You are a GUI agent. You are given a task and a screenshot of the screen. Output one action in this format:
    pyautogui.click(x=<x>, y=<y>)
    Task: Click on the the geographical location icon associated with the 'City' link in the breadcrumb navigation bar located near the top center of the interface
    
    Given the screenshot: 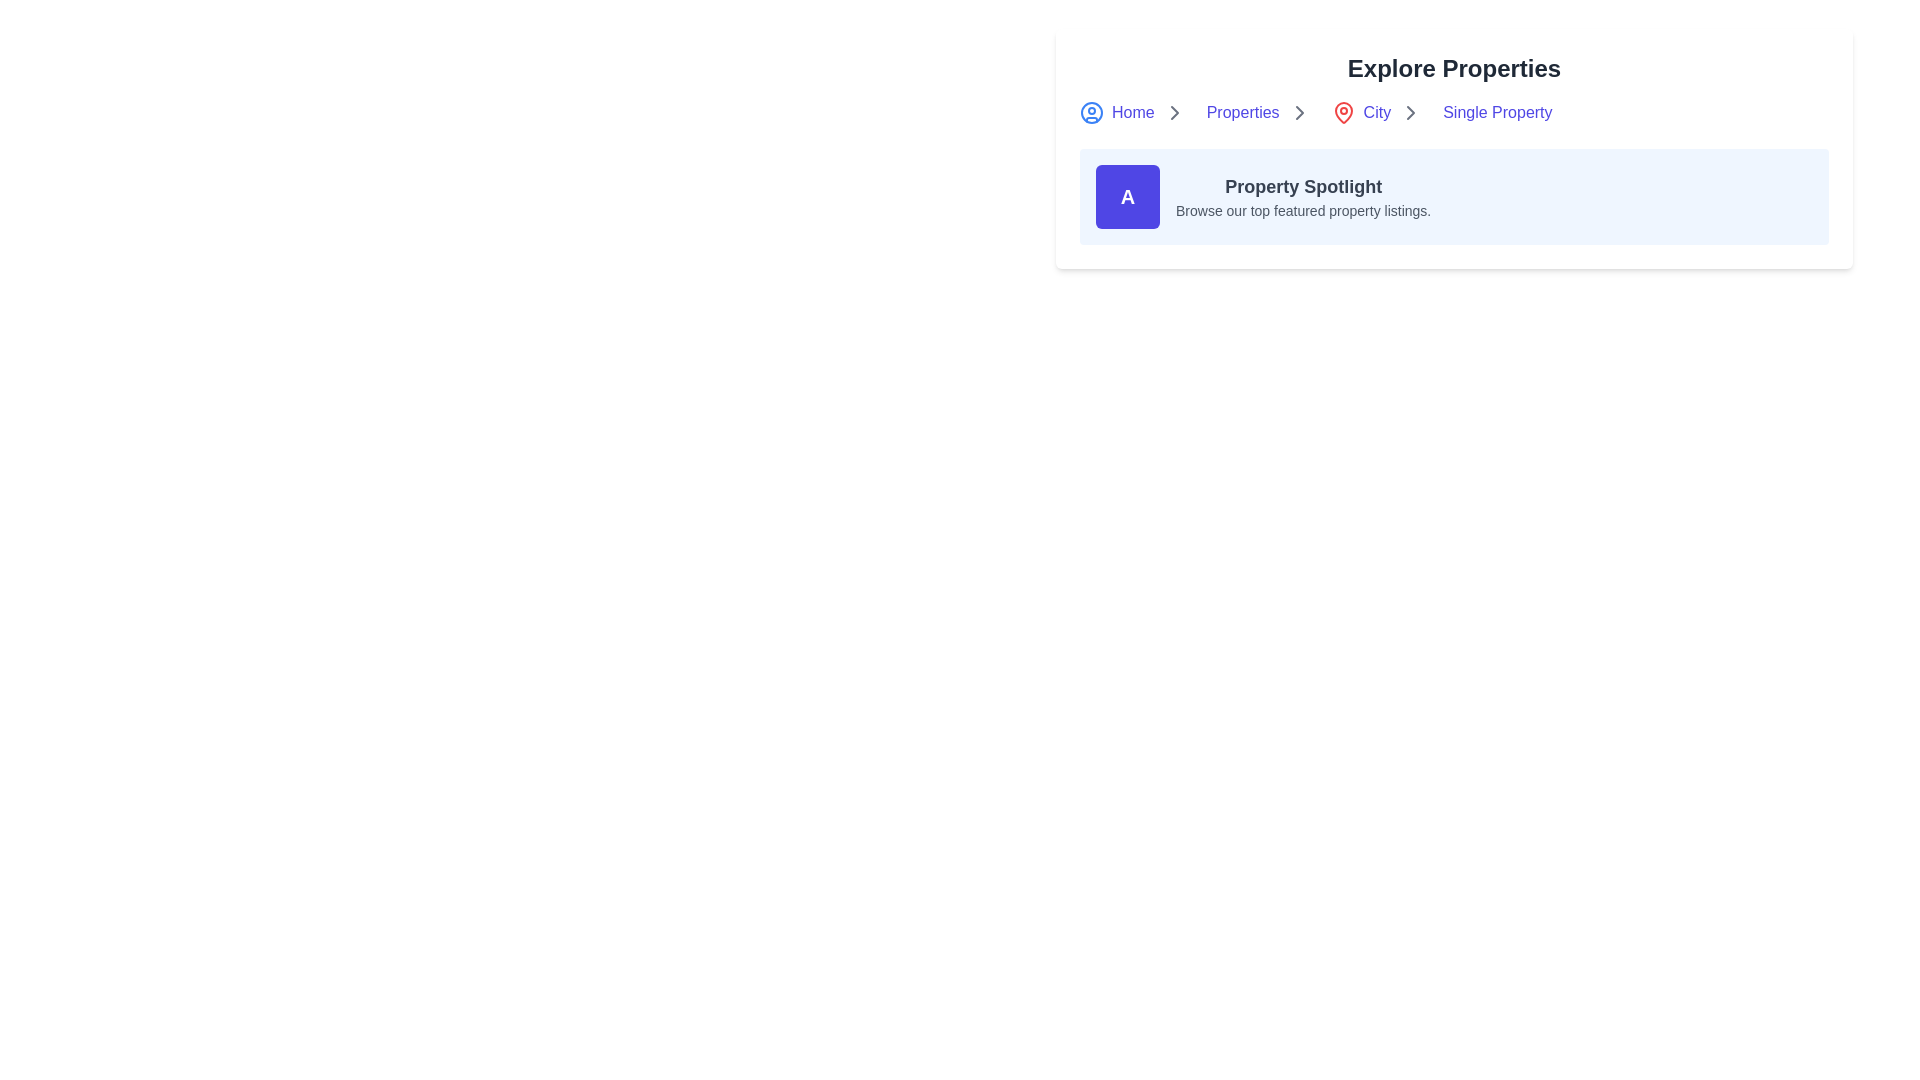 What is the action you would take?
    pyautogui.click(x=1347, y=112)
    